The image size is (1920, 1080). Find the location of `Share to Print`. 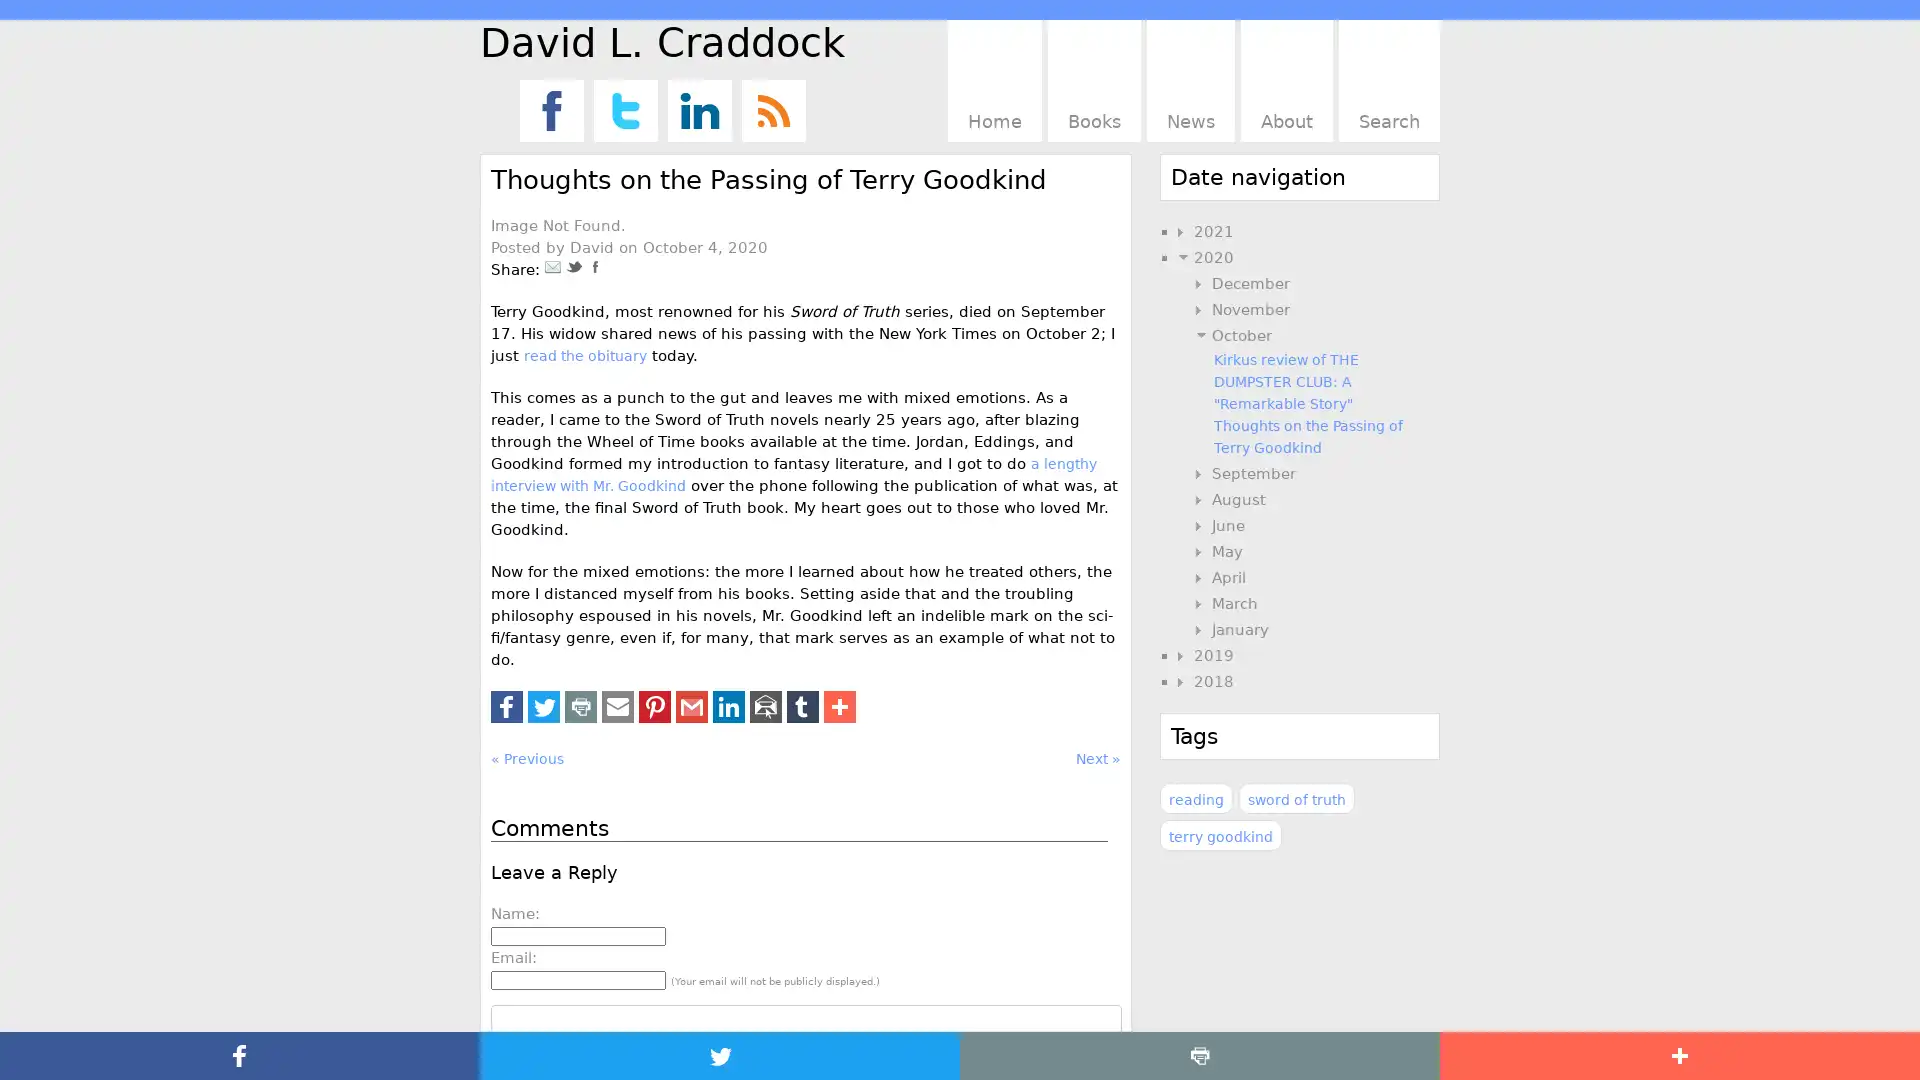

Share to Print is located at coordinates (579, 705).